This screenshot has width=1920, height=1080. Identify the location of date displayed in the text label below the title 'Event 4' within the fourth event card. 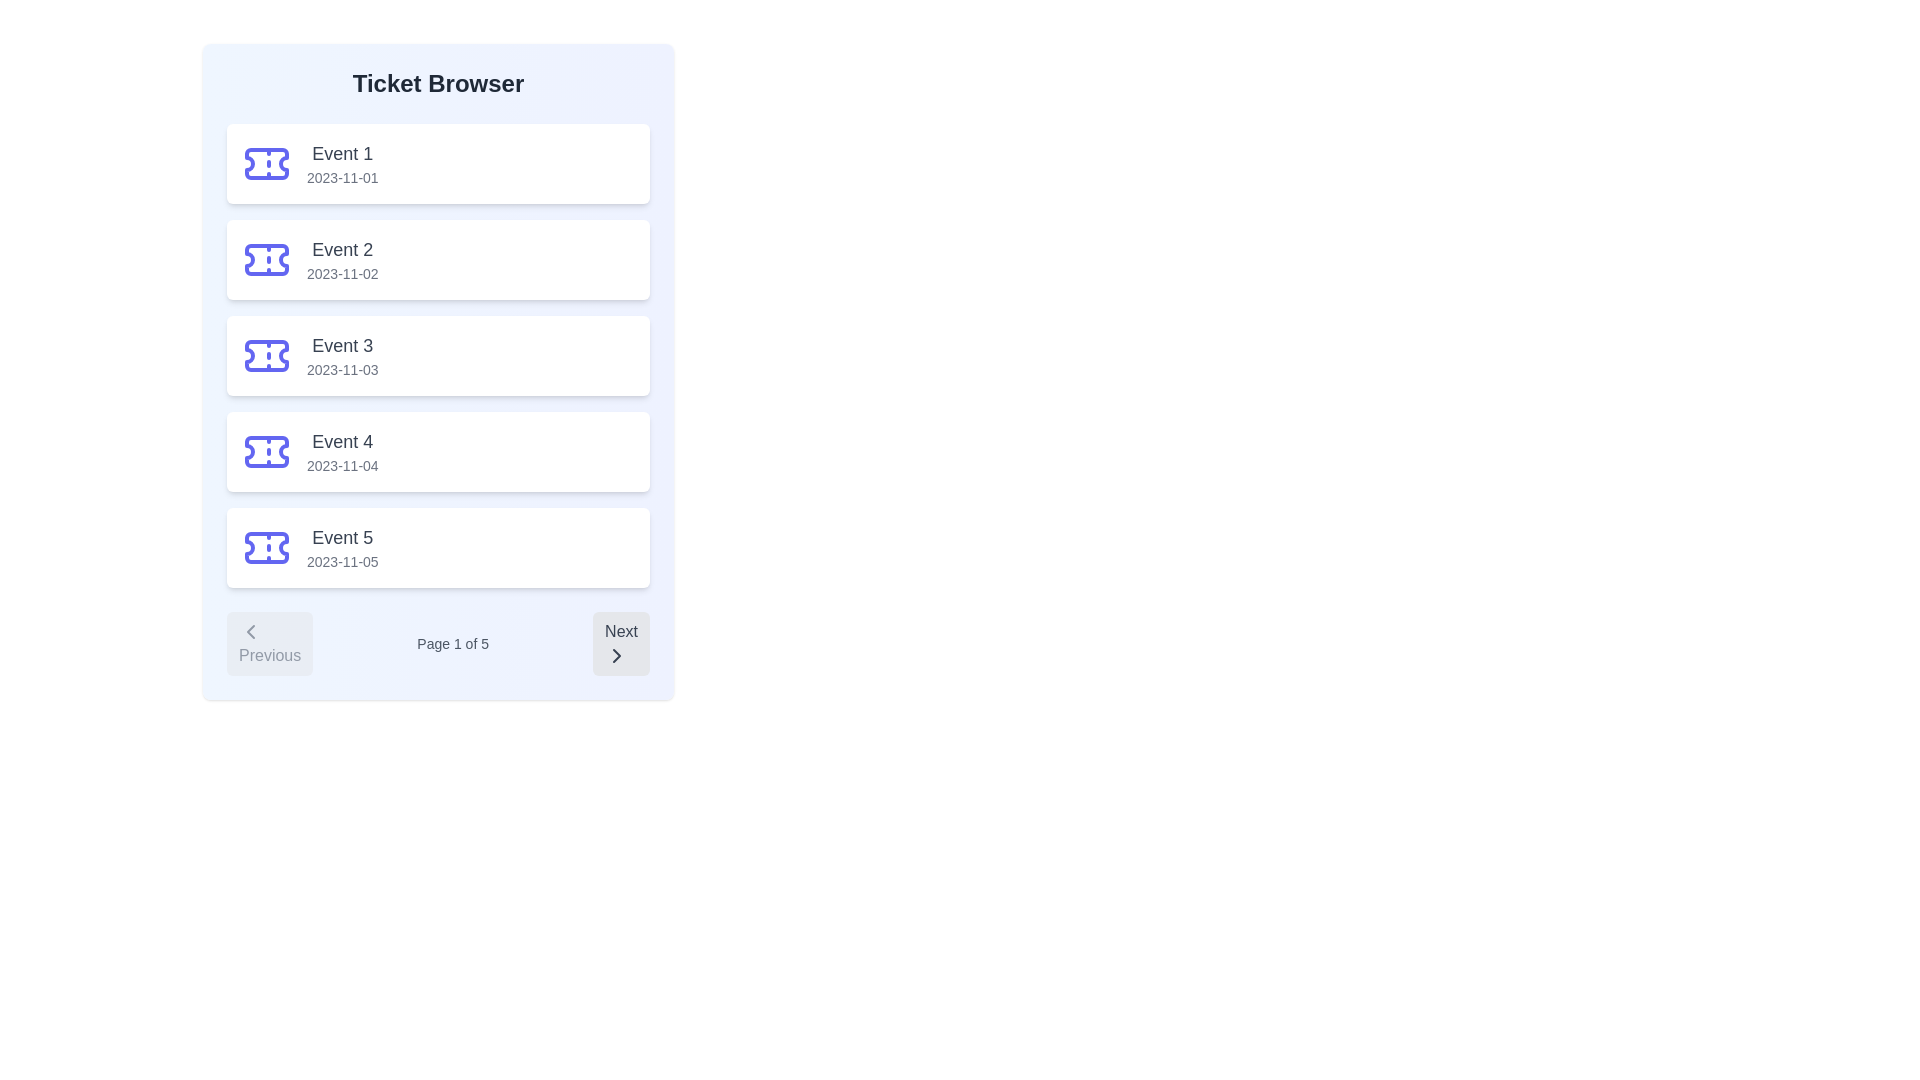
(342, 466).